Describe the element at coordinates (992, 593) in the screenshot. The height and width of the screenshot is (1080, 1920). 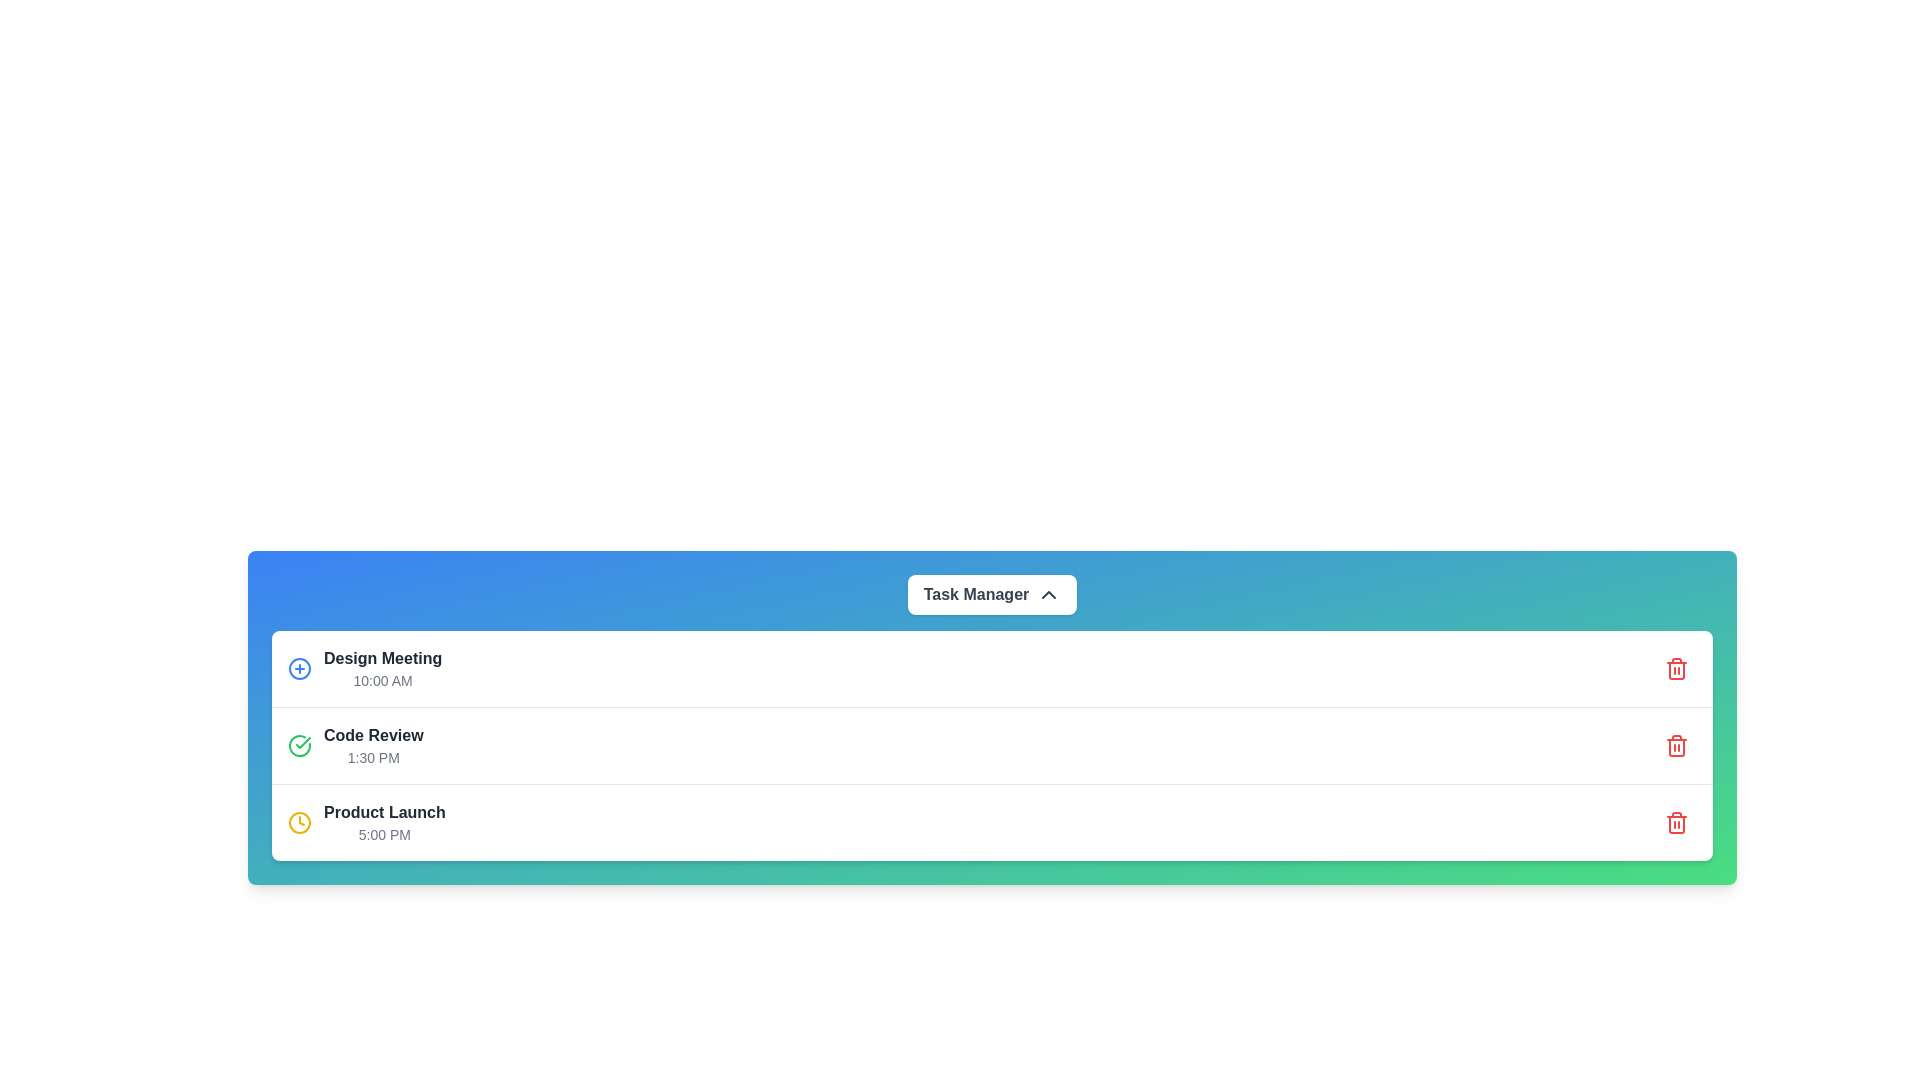
I see `the 'Task Manager' button with a white background and an upwards-pointing chevron icon` at that location.